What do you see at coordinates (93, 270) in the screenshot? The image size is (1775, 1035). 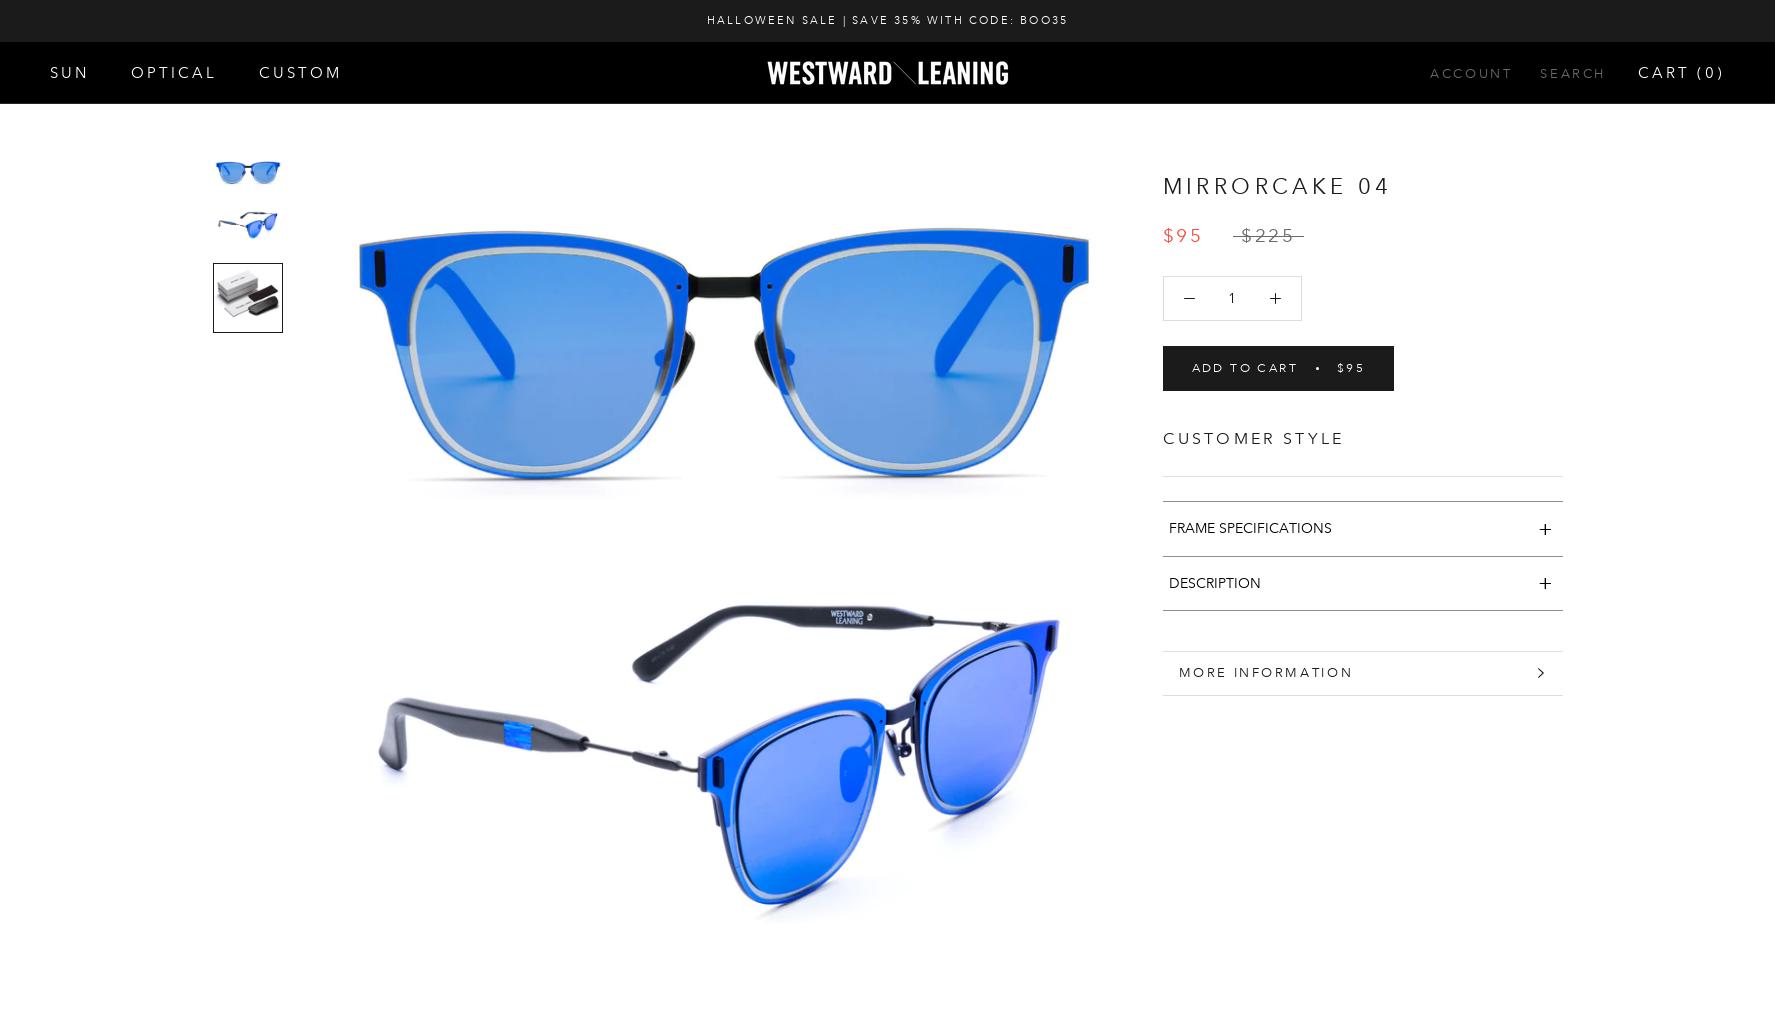 I see `'Sport'` at bounding box center [93, 270].